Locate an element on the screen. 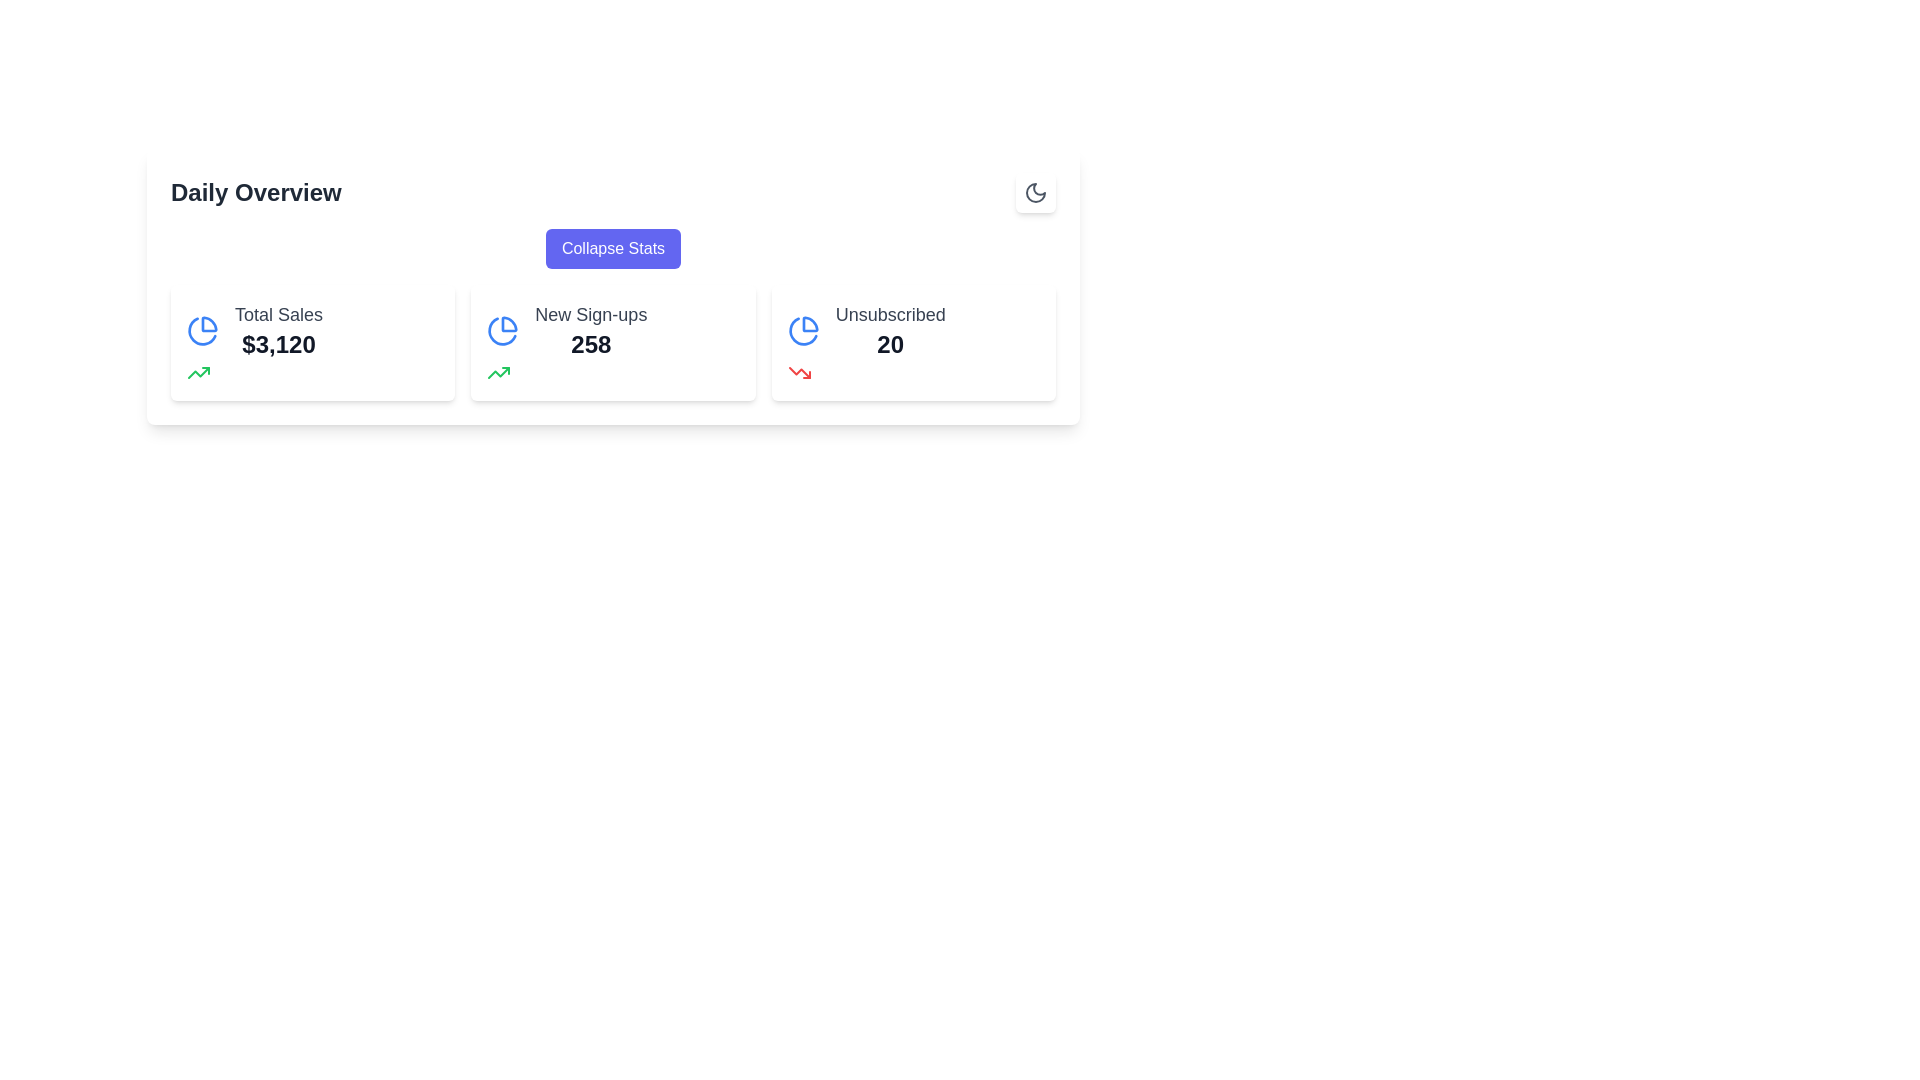  the blue stroke pie chart slice representing 'New Sign-ups' in the statistics section of the second card is located at coordinates (502, 330).